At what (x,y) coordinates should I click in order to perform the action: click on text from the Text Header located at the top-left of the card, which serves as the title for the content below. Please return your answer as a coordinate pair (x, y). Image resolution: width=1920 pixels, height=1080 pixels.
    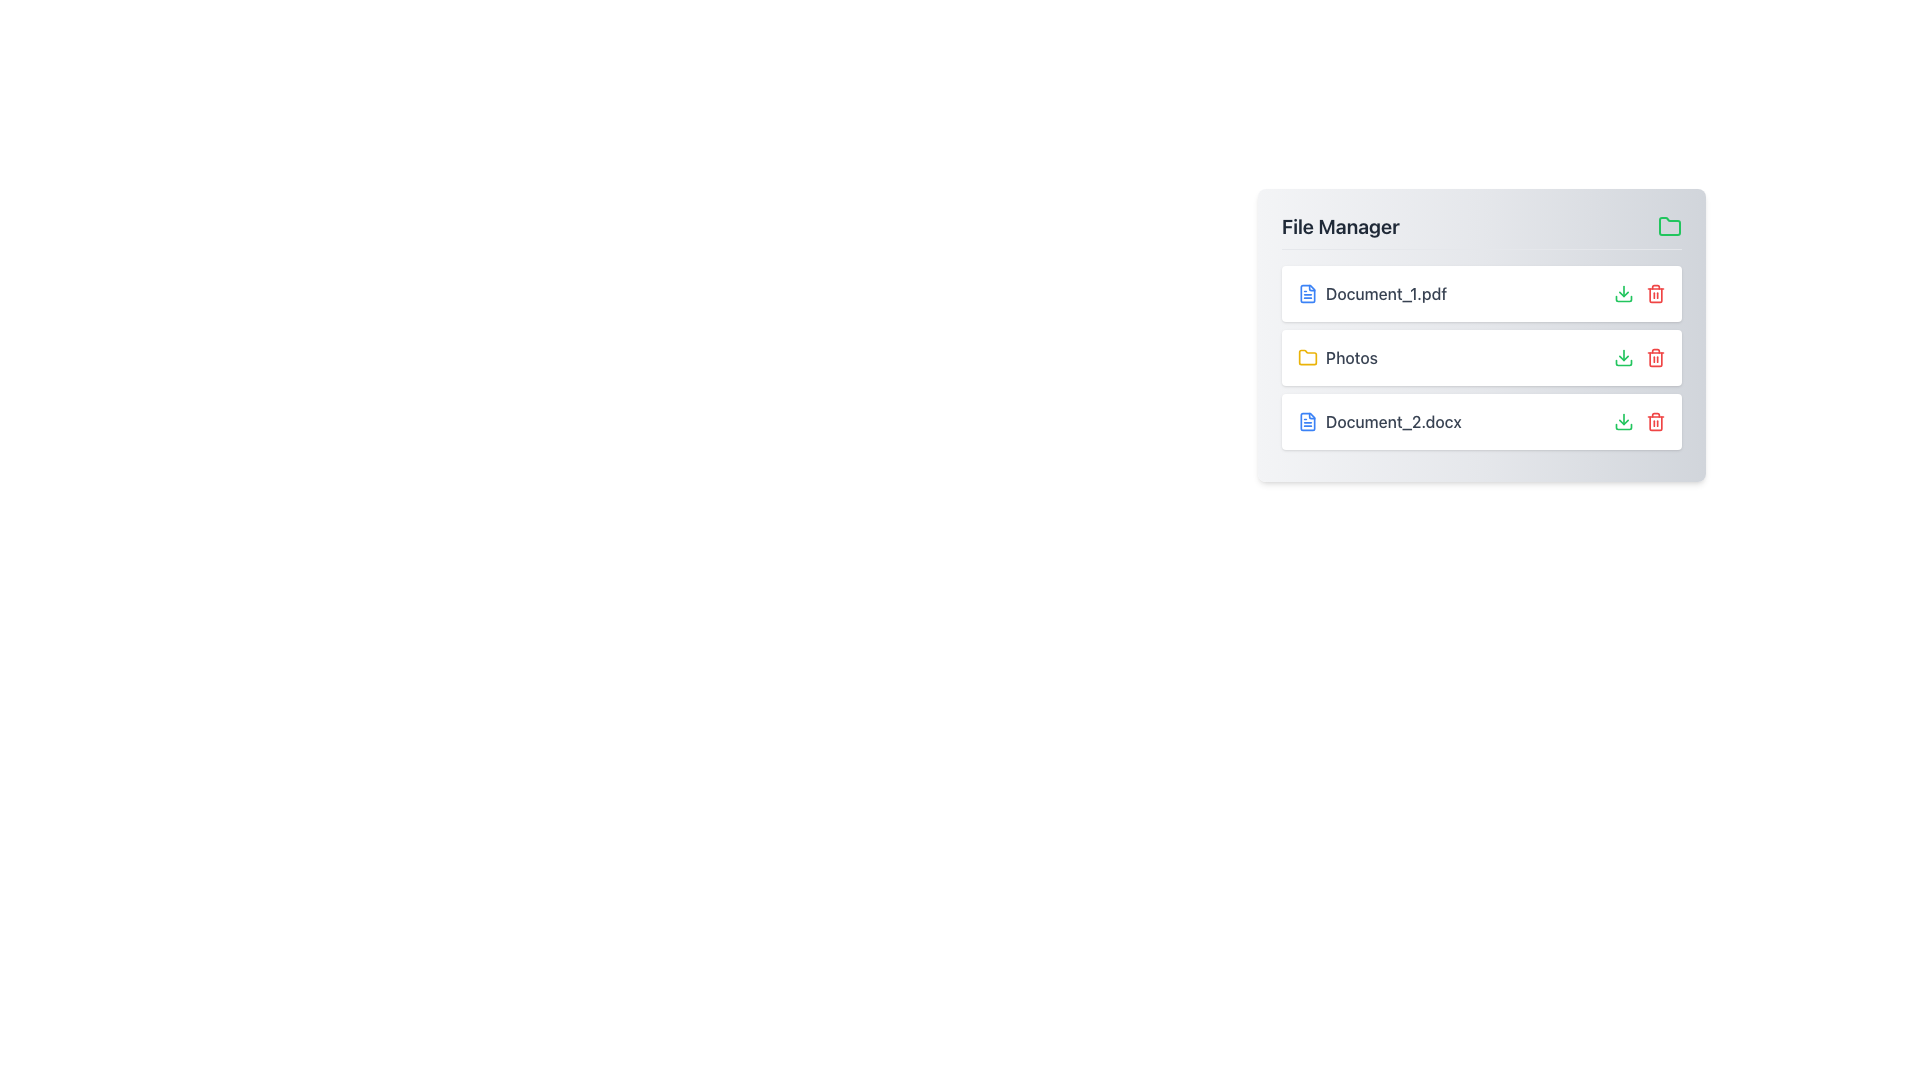
    Looking at the image, I should click on (1340, 226).